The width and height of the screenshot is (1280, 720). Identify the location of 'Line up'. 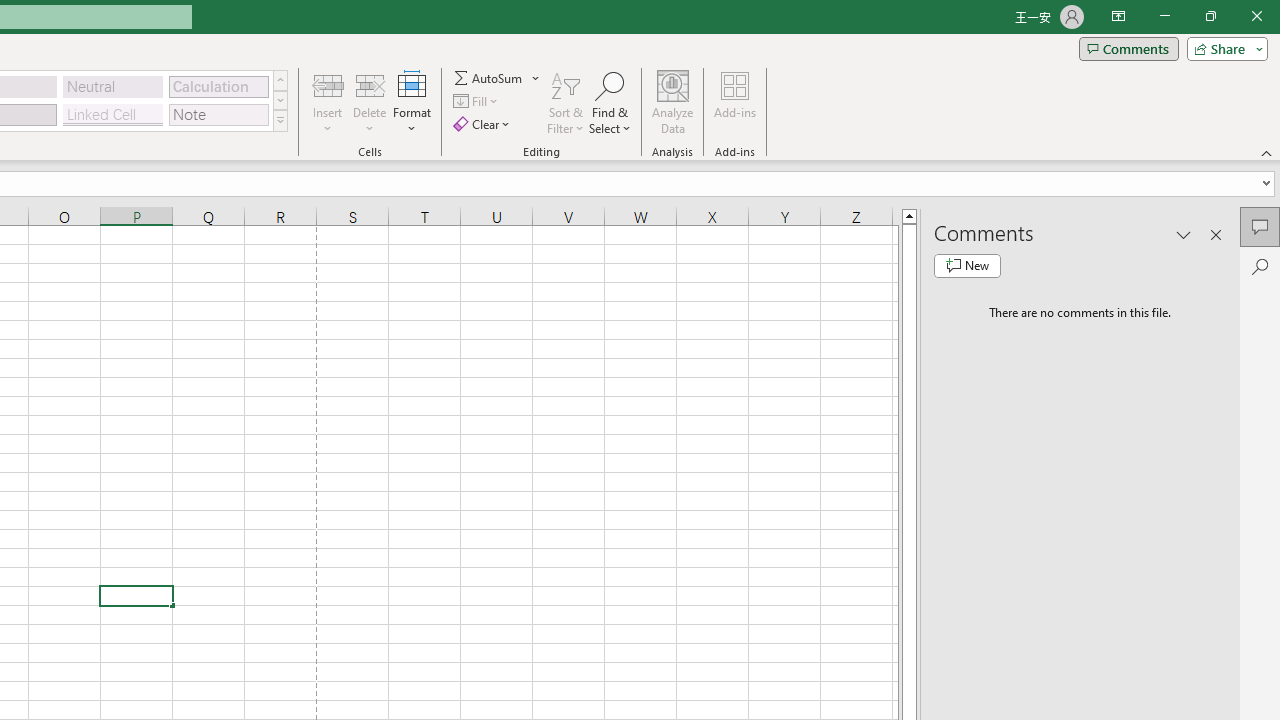
(908, 215).